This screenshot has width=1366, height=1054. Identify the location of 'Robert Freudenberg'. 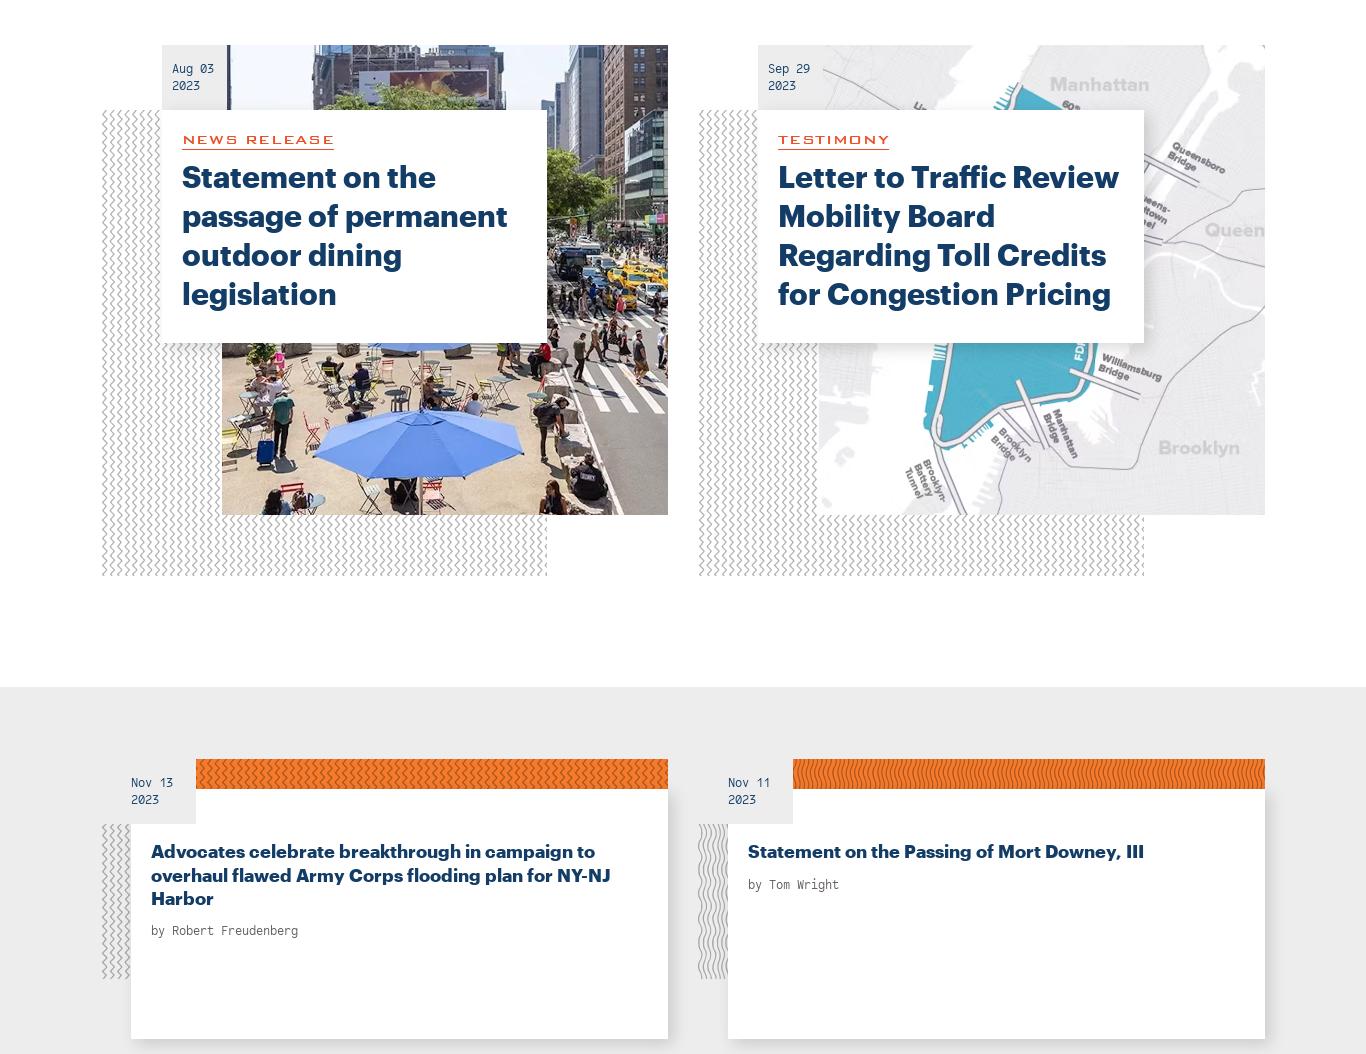
(170, 929).